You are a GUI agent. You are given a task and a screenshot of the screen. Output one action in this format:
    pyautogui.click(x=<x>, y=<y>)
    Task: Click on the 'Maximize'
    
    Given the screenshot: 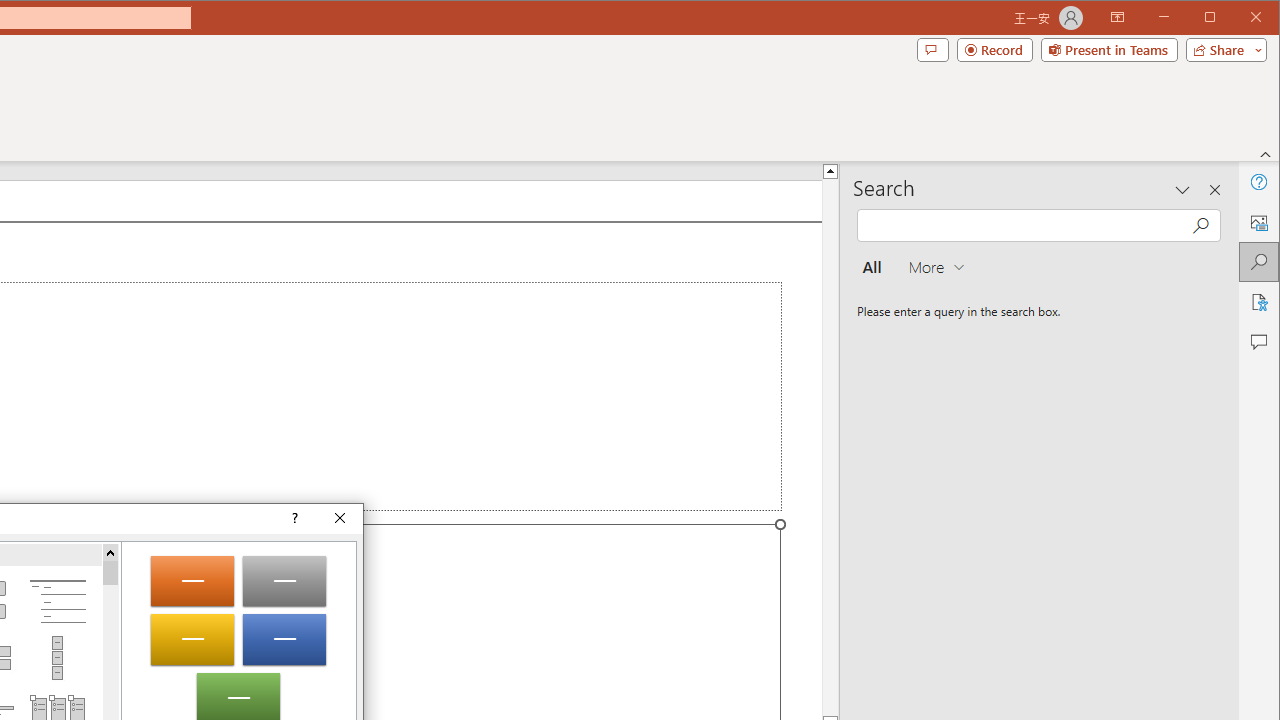 What is the action you would take?
    pyautogui.click(x=1238, y=19)
    